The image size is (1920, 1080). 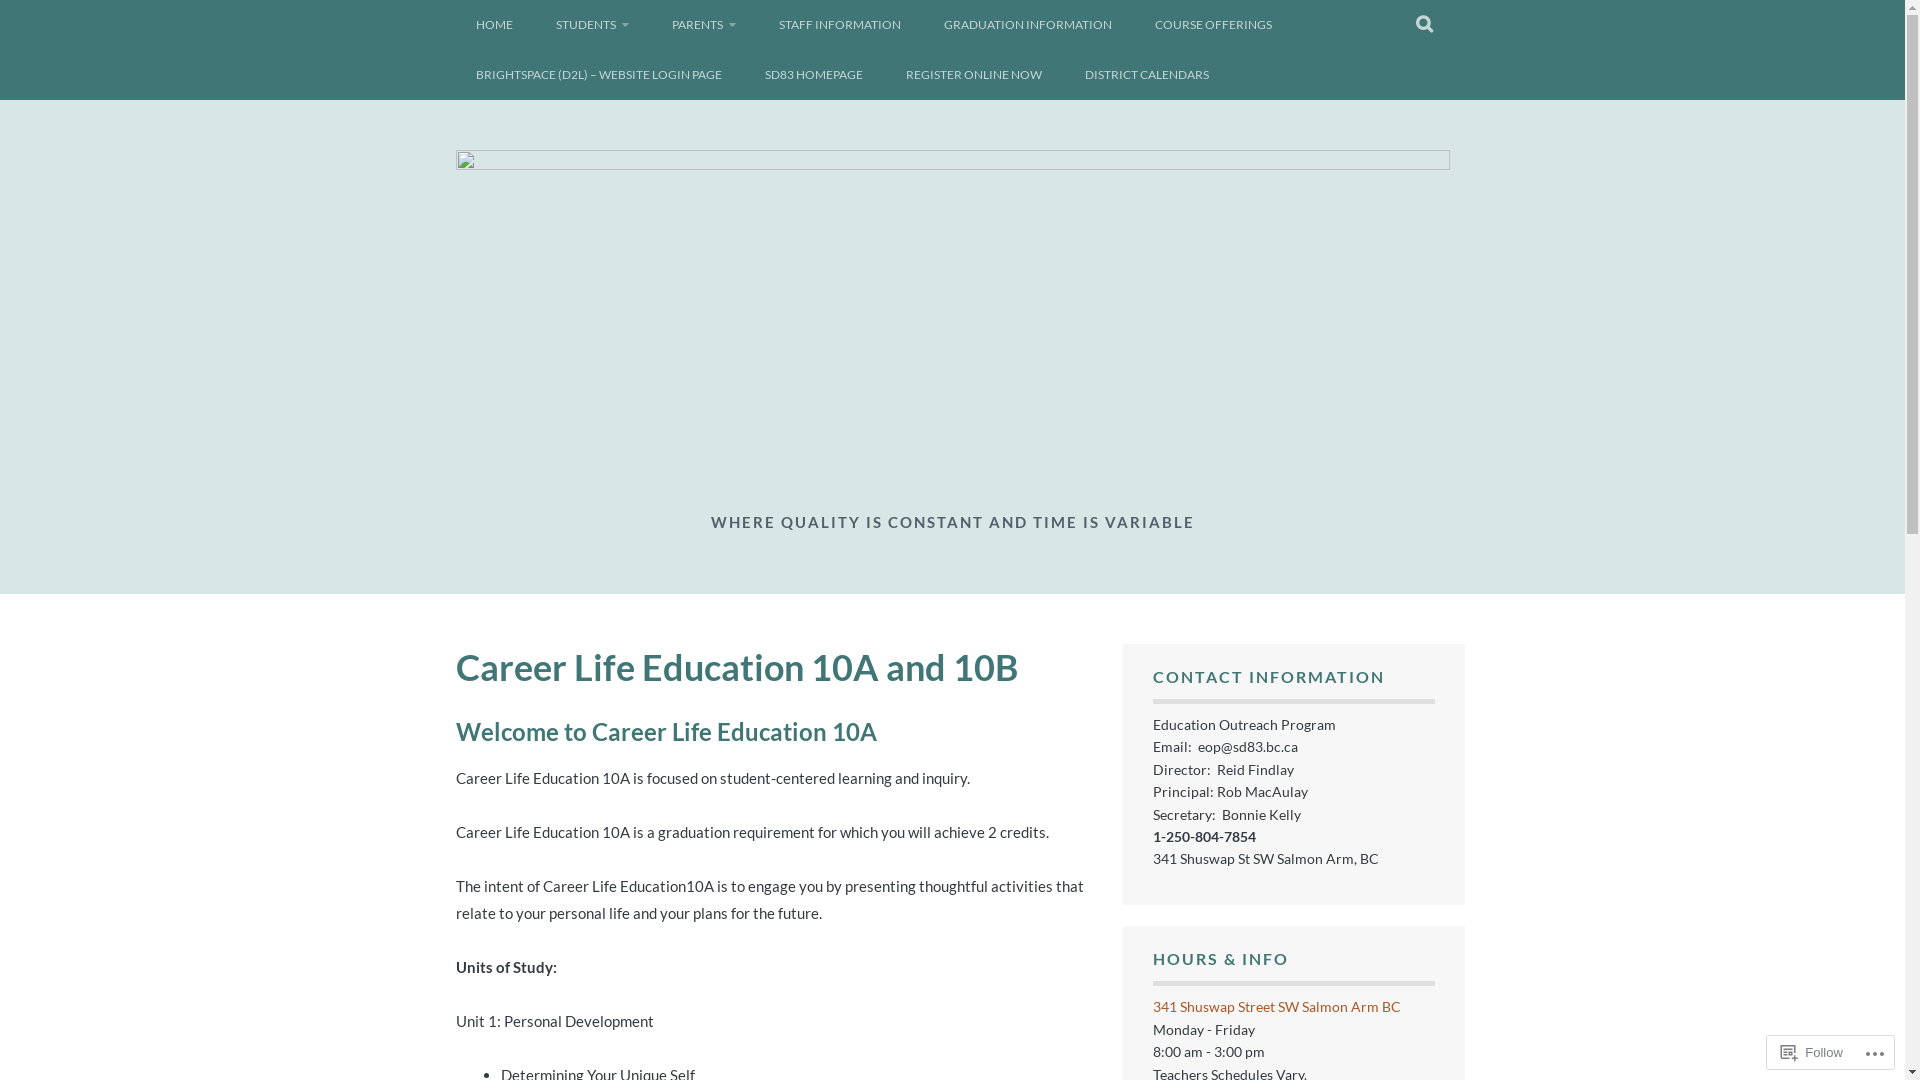 I want to click on 'STUDENTS', so click(x=591, y=24).